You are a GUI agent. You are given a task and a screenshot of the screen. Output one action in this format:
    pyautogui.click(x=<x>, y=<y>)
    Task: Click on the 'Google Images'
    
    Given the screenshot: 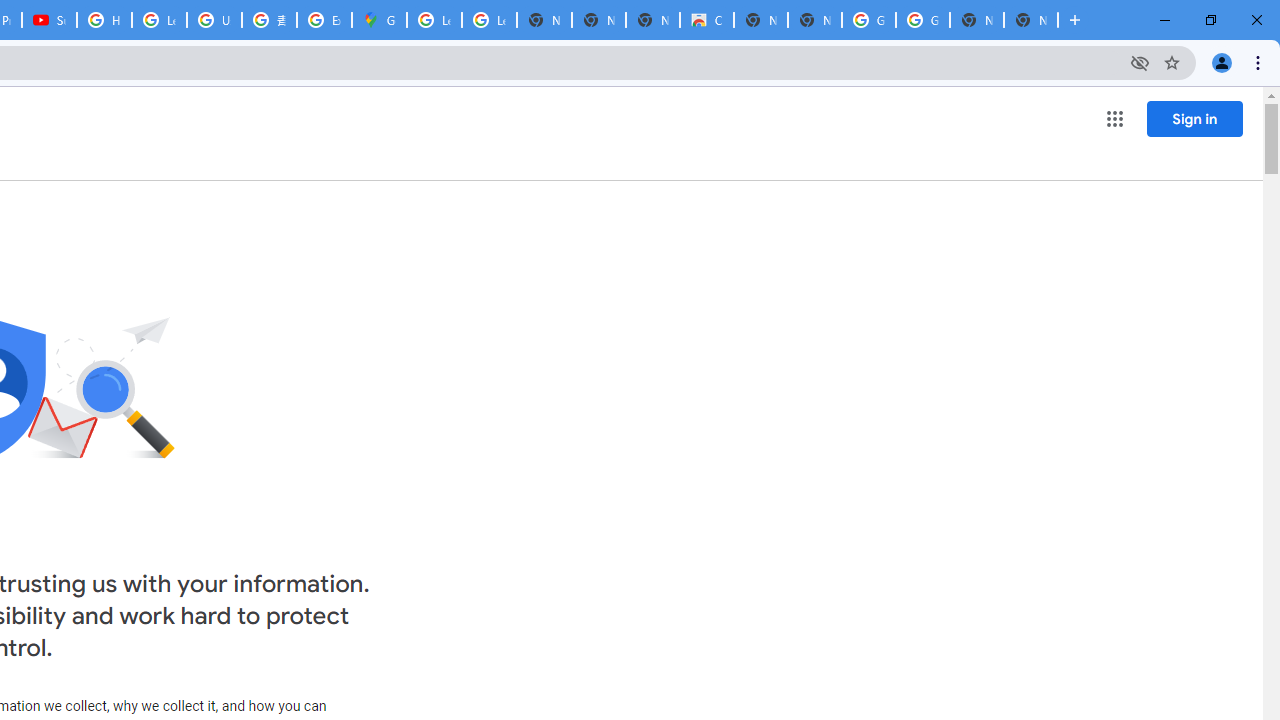 What is the action you would take?
    pyautogui.click(x=869, y=20)
    